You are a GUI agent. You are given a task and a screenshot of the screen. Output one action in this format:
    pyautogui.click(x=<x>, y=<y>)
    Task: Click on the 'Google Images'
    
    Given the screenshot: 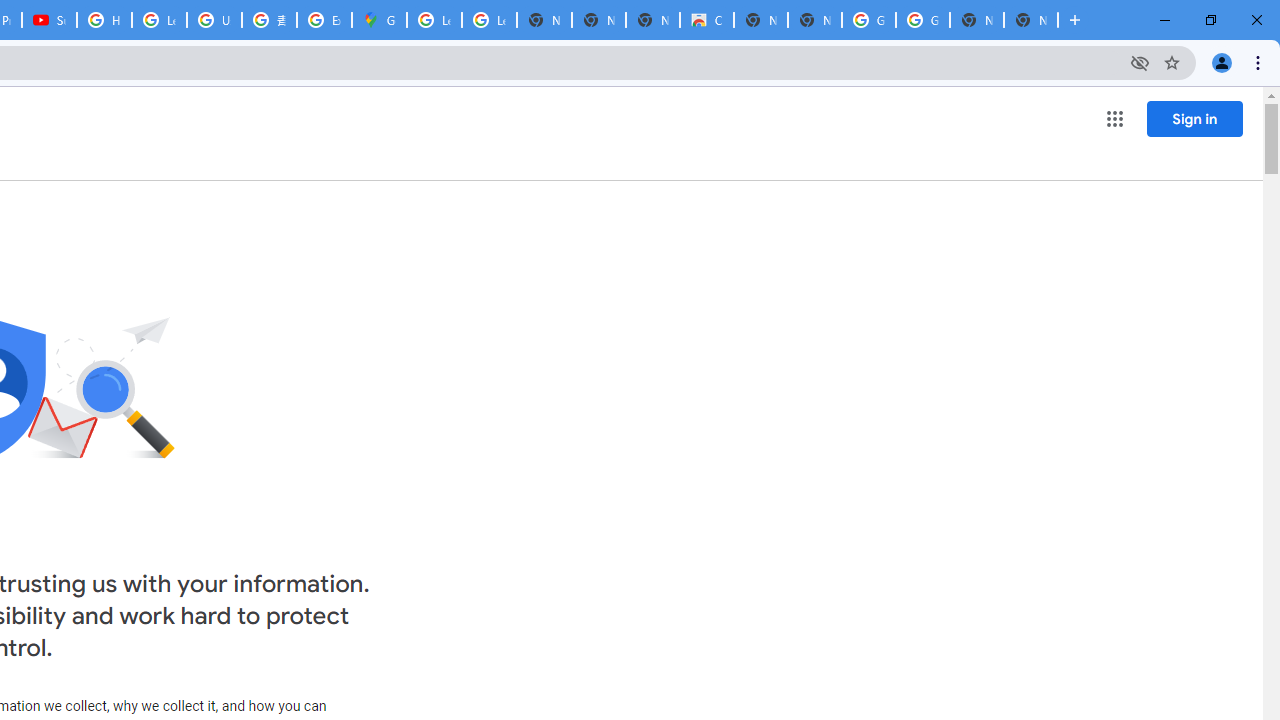 What is the action you would take?
    pyautogui.click(x=869, y=20)
    